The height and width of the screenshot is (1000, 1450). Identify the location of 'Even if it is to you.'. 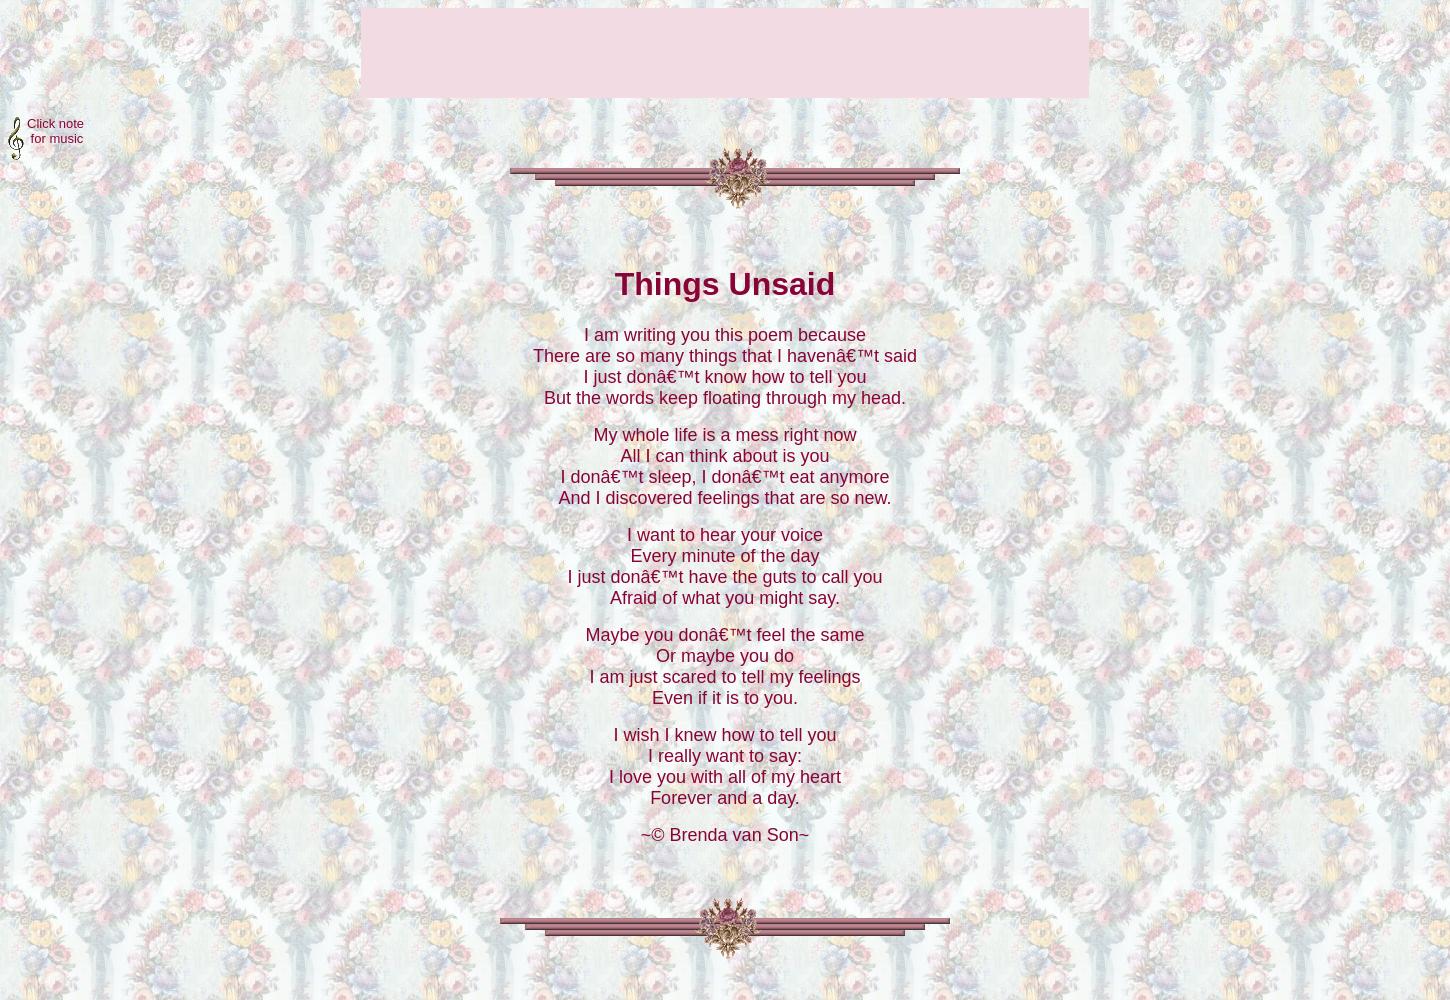
(650, 696).